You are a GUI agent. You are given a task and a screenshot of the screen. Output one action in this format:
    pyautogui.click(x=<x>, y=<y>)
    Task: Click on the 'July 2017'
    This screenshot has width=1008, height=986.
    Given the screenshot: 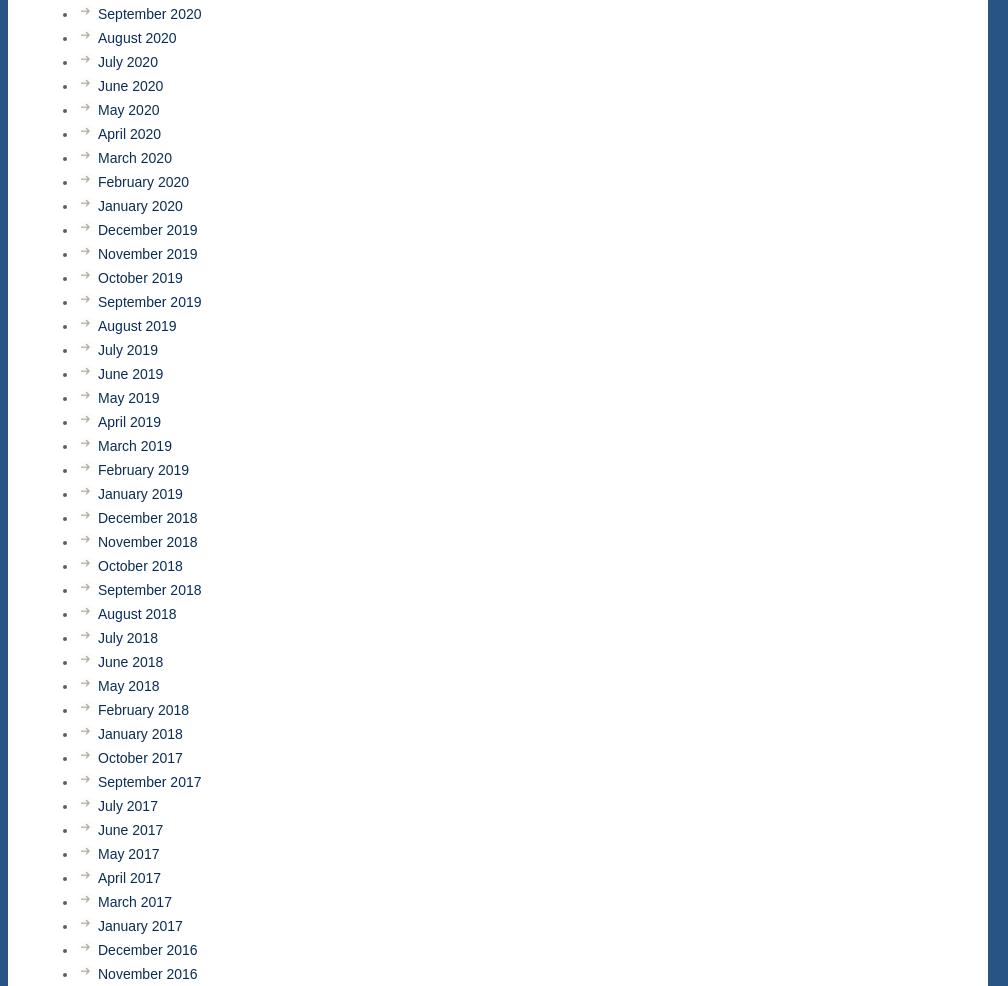 What is the action you would take?
    pyautogui.click(x=97, y=805)
    